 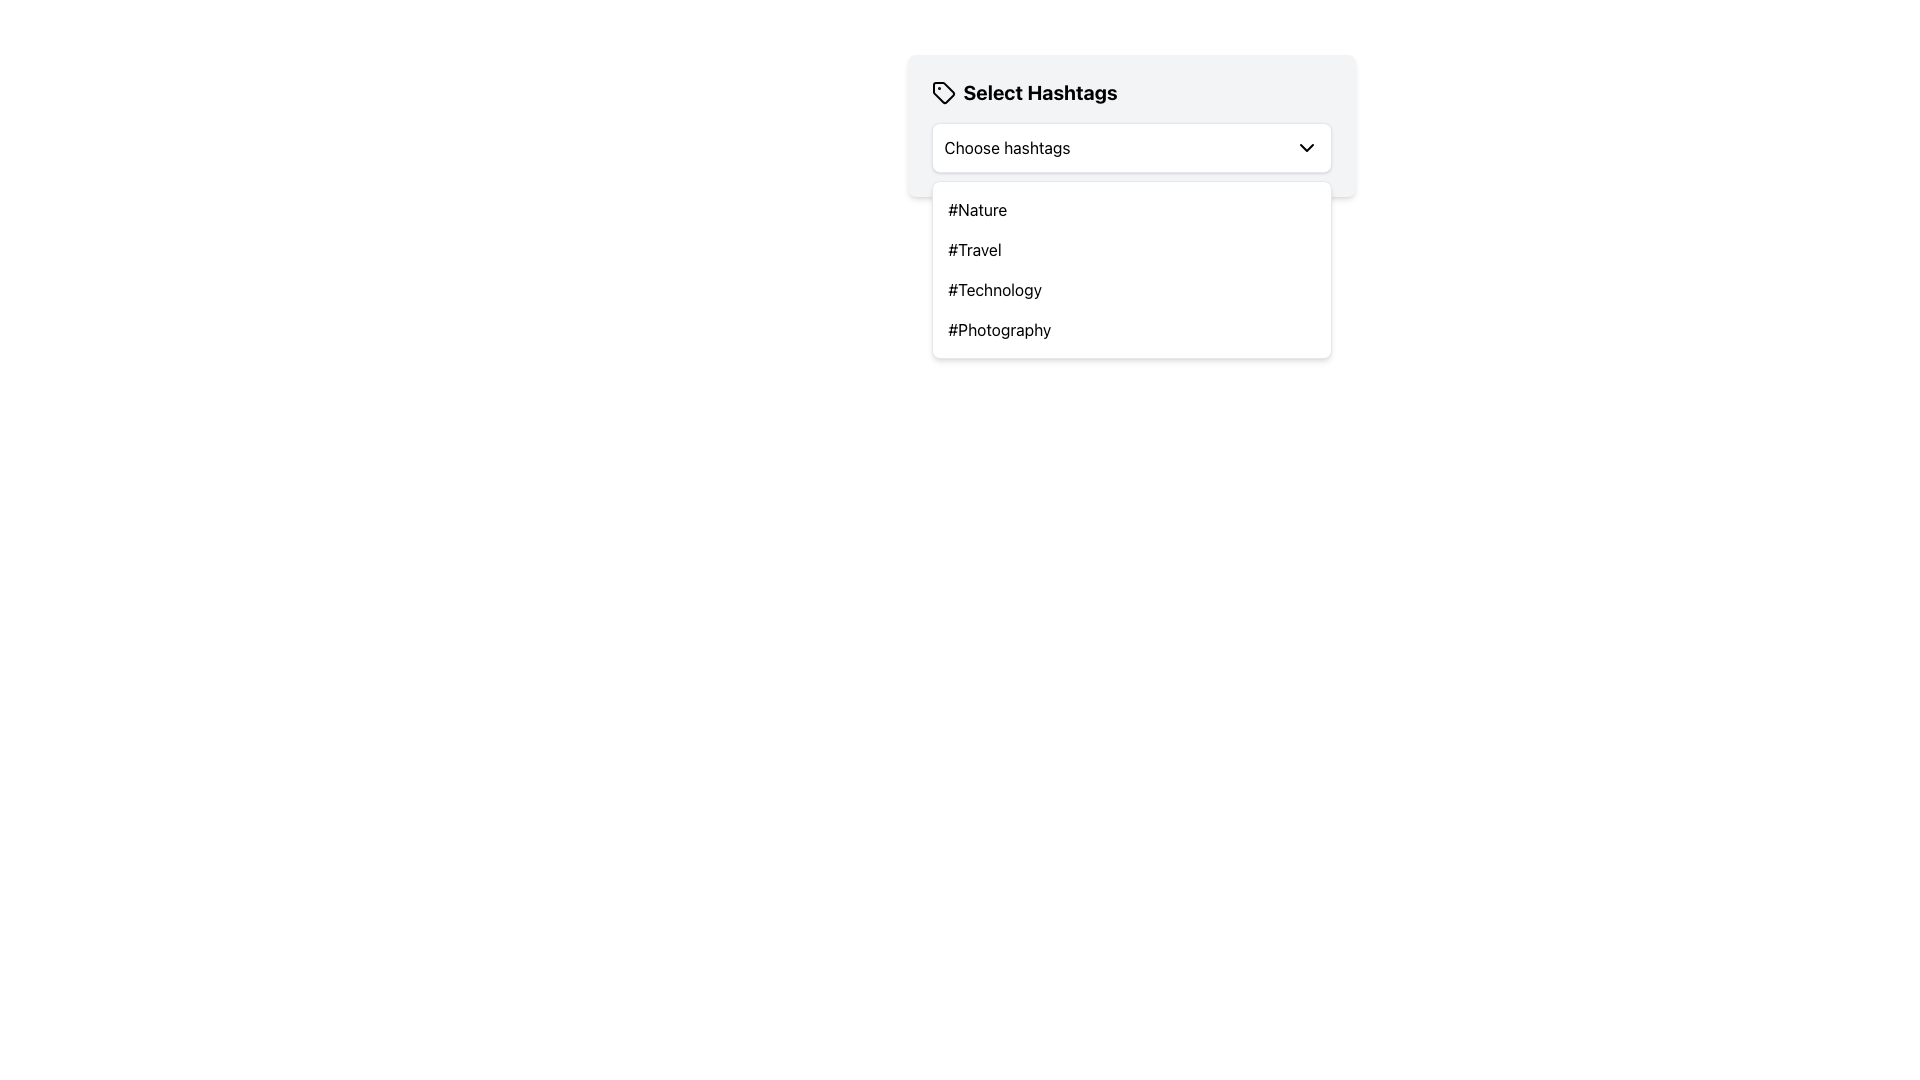 What do you see at coordinates (942, 92) in the screenshot?
I see `the decorative SVG icon adjacent to the 'Select Hashtags' text, which serves as a visual cue for tagging` at bounding box center [942, 92].